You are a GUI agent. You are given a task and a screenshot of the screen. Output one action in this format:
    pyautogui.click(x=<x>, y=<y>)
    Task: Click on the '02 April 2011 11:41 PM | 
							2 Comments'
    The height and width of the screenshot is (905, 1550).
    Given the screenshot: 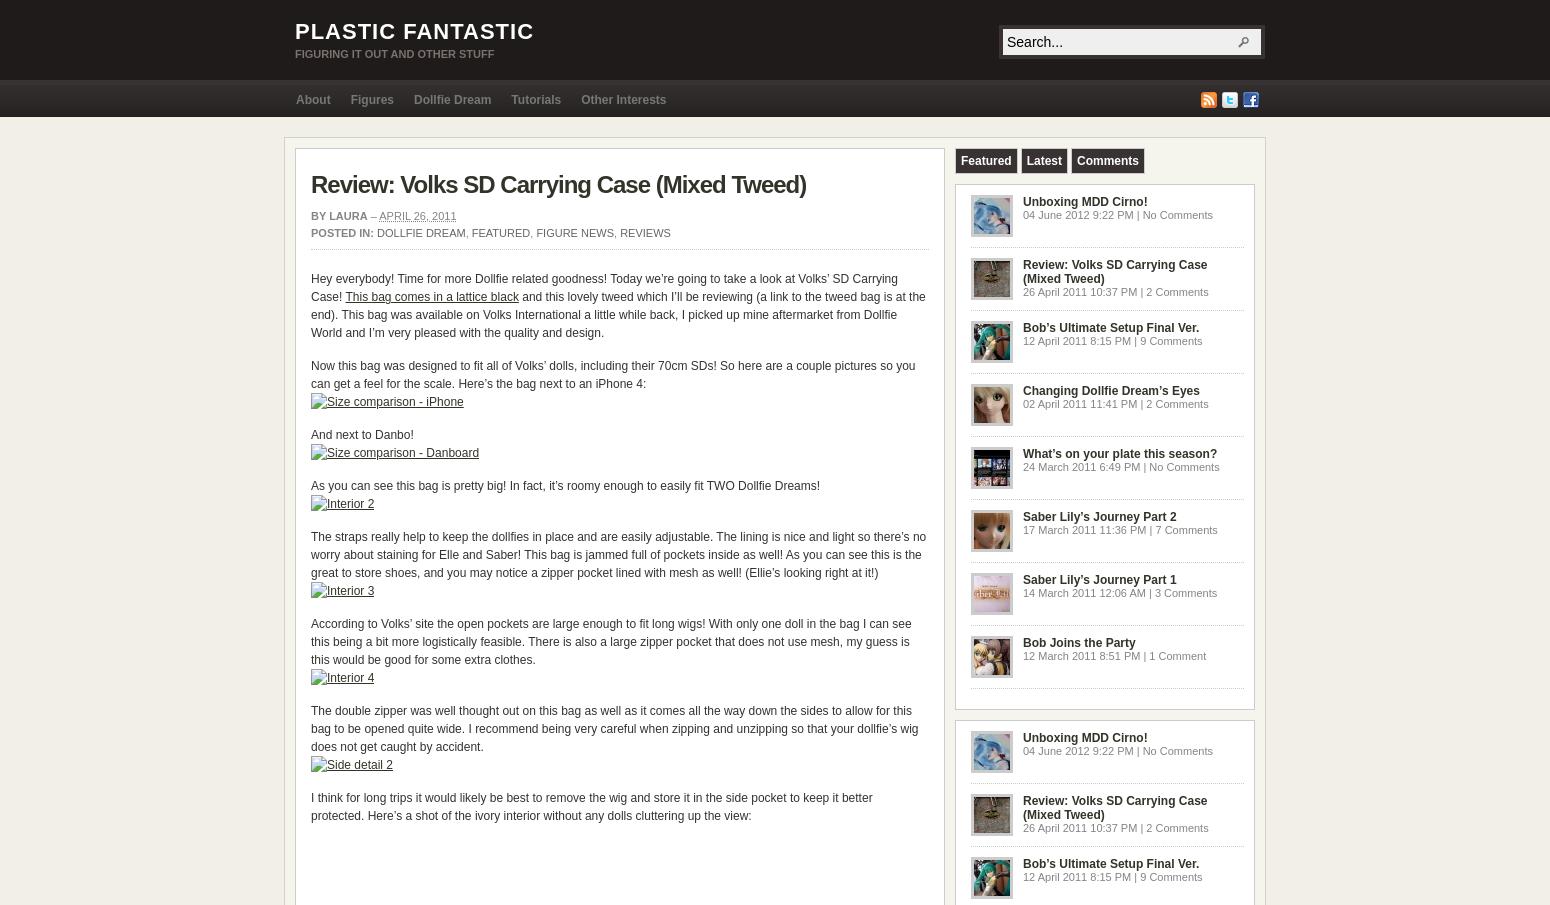 What is the action you would take?
    pyautogui.click(x=1114, y=402)
    